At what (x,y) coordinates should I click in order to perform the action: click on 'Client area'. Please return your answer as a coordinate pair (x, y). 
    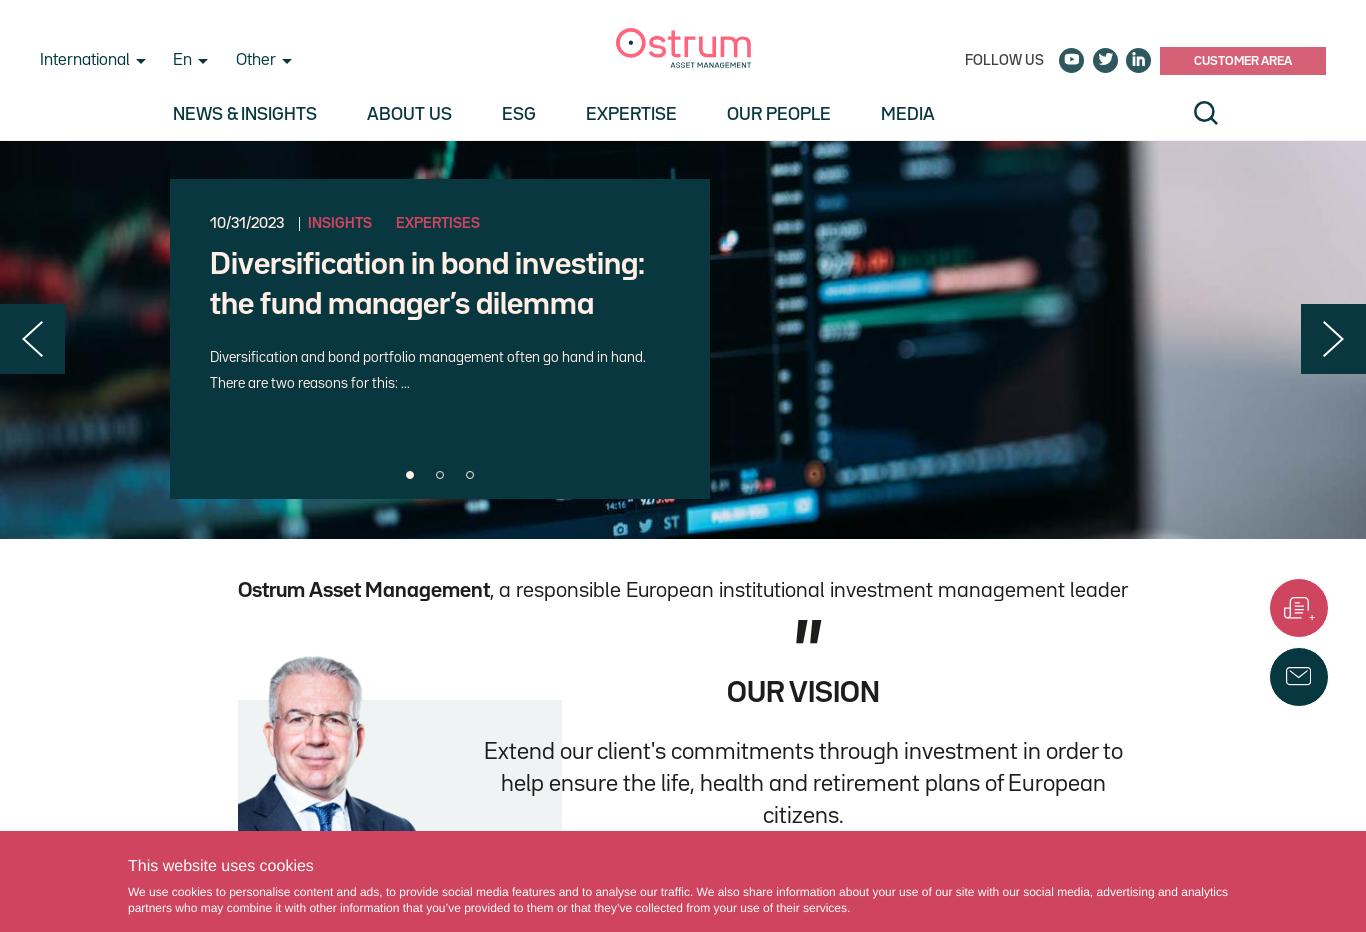
    Looking at the image, I should click on (916, 787).